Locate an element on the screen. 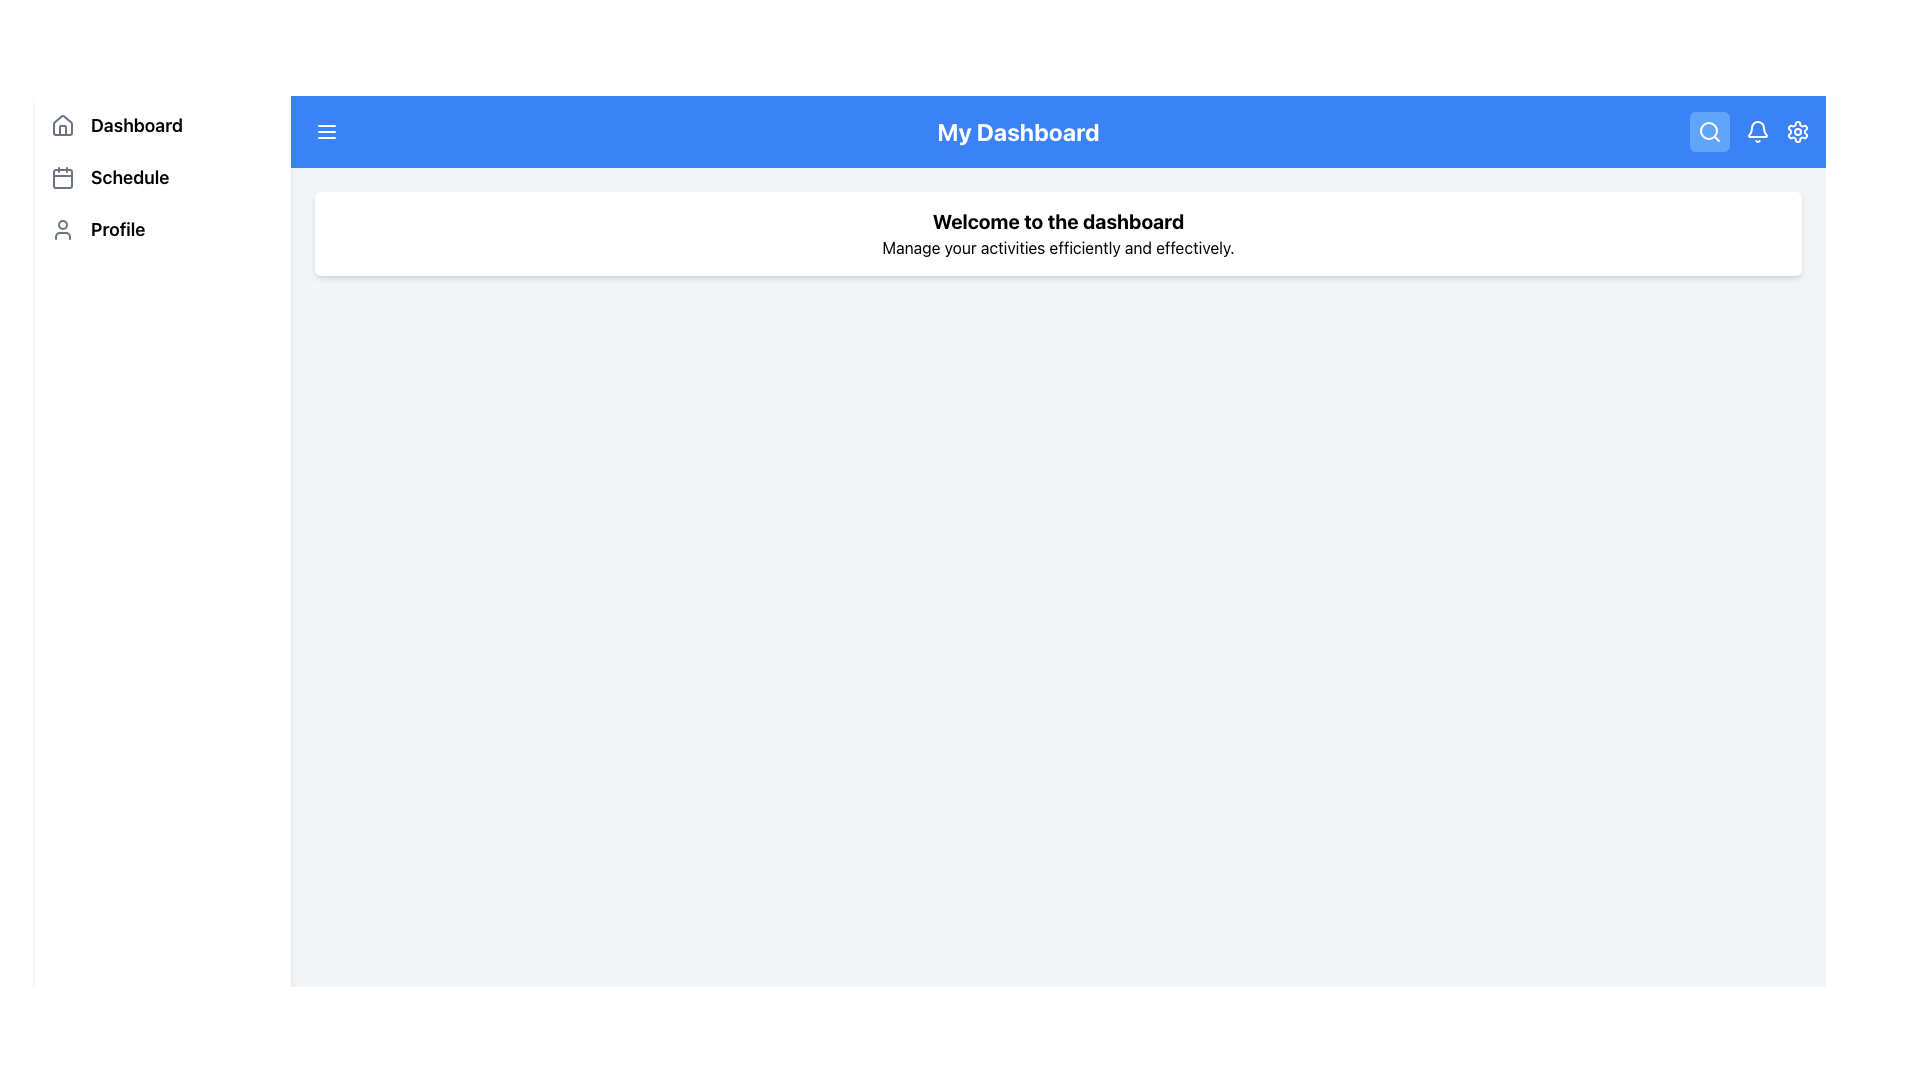 The image size is (1920, 1080). the menu toggle button located at the top-left corner of the blue navigation bar is located at coordinates (326, 131).